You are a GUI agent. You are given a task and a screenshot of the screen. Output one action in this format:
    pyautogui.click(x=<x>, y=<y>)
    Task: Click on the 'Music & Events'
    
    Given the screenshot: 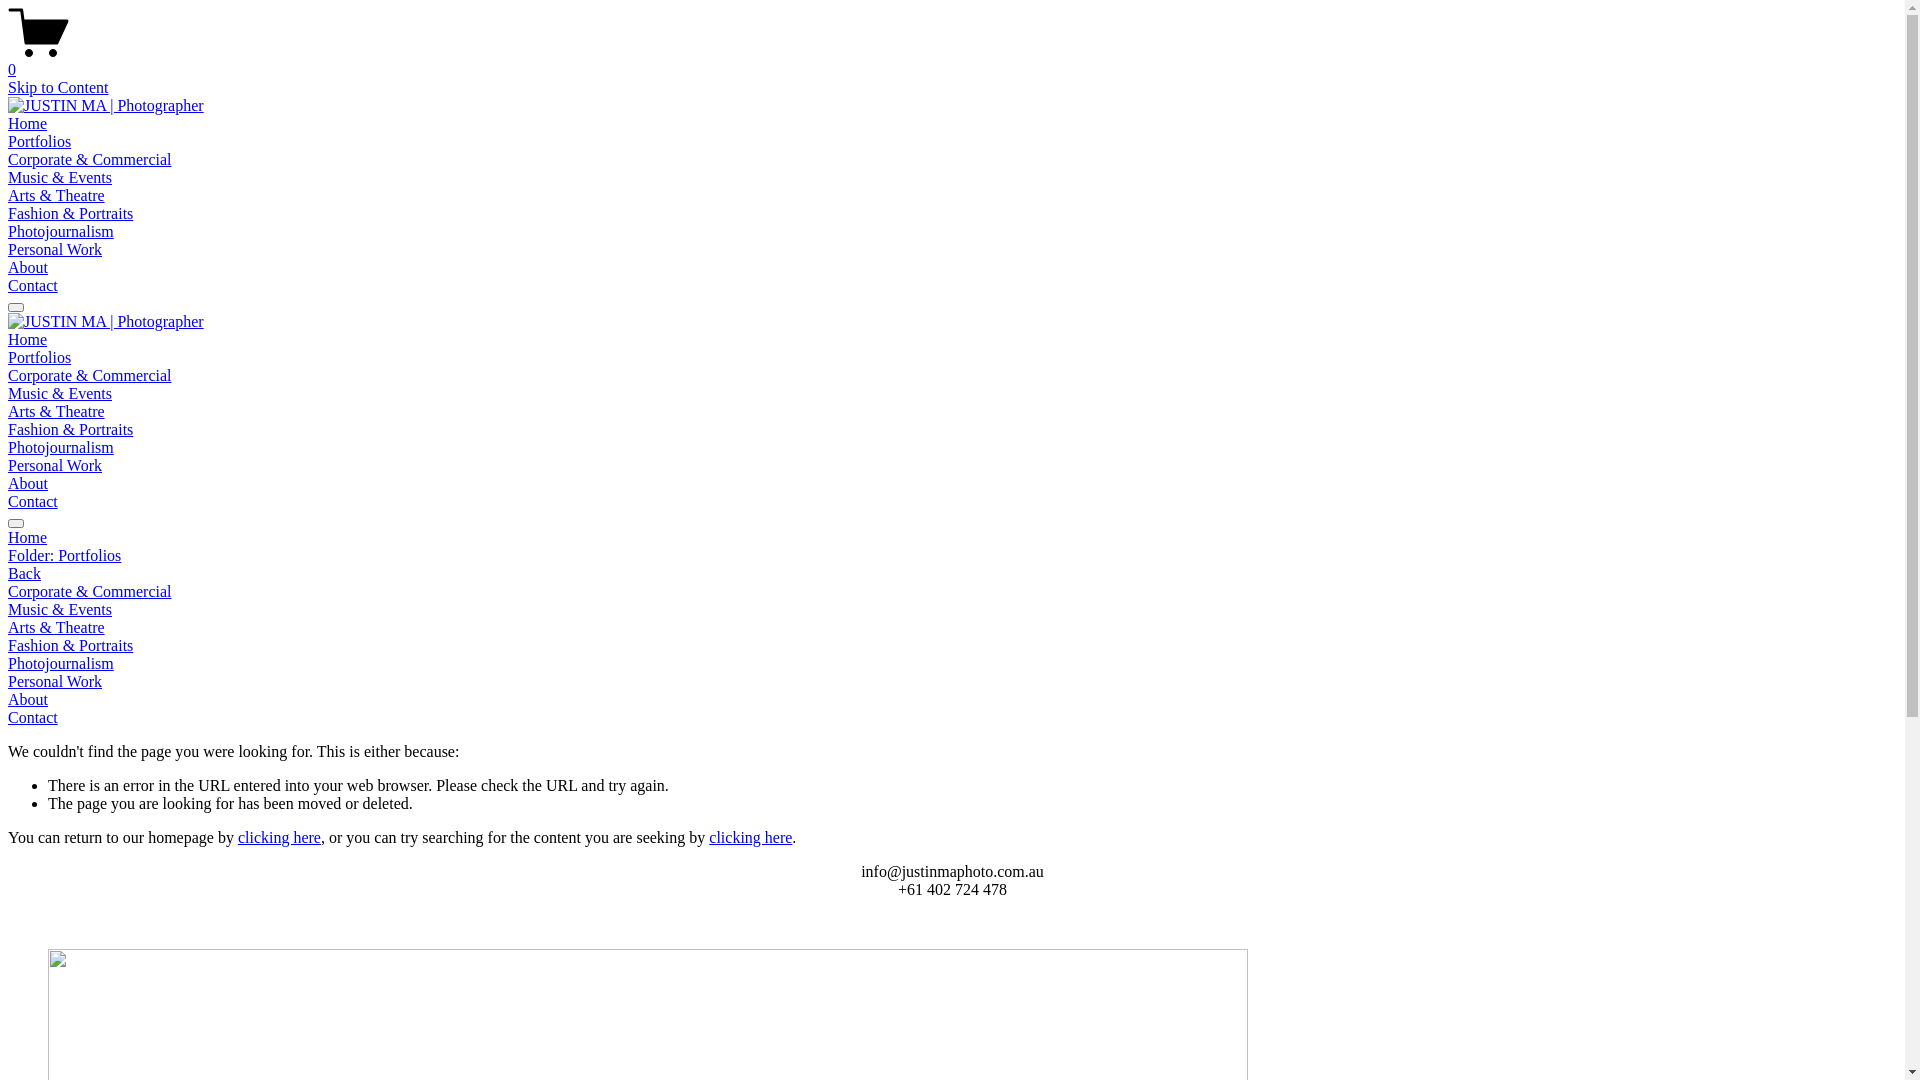 What is the action you would take?
    pyautogui.click(x=951, y=608)
    